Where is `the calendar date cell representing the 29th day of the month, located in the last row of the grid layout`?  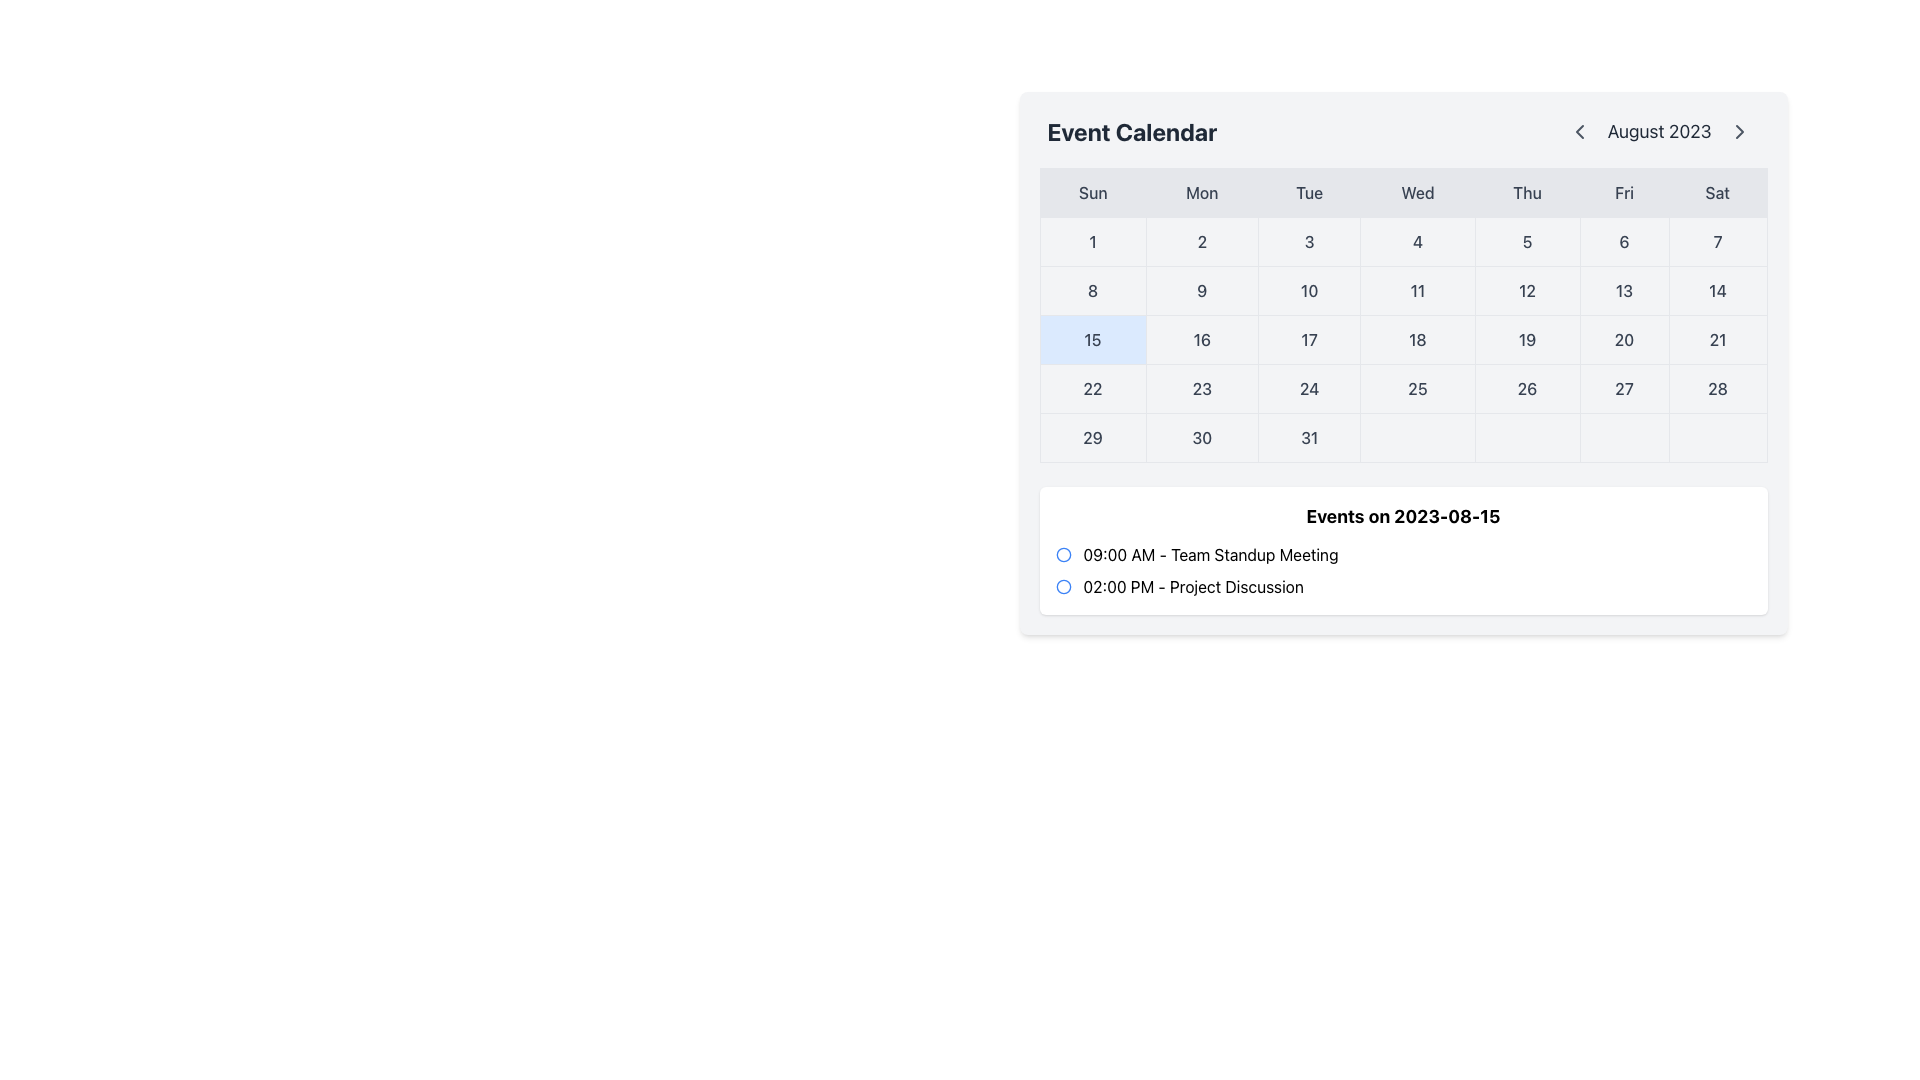 the calendar date cell representing the 29th day of the month, located in the last row of the grid layout is located at coordinates (1092, 437).